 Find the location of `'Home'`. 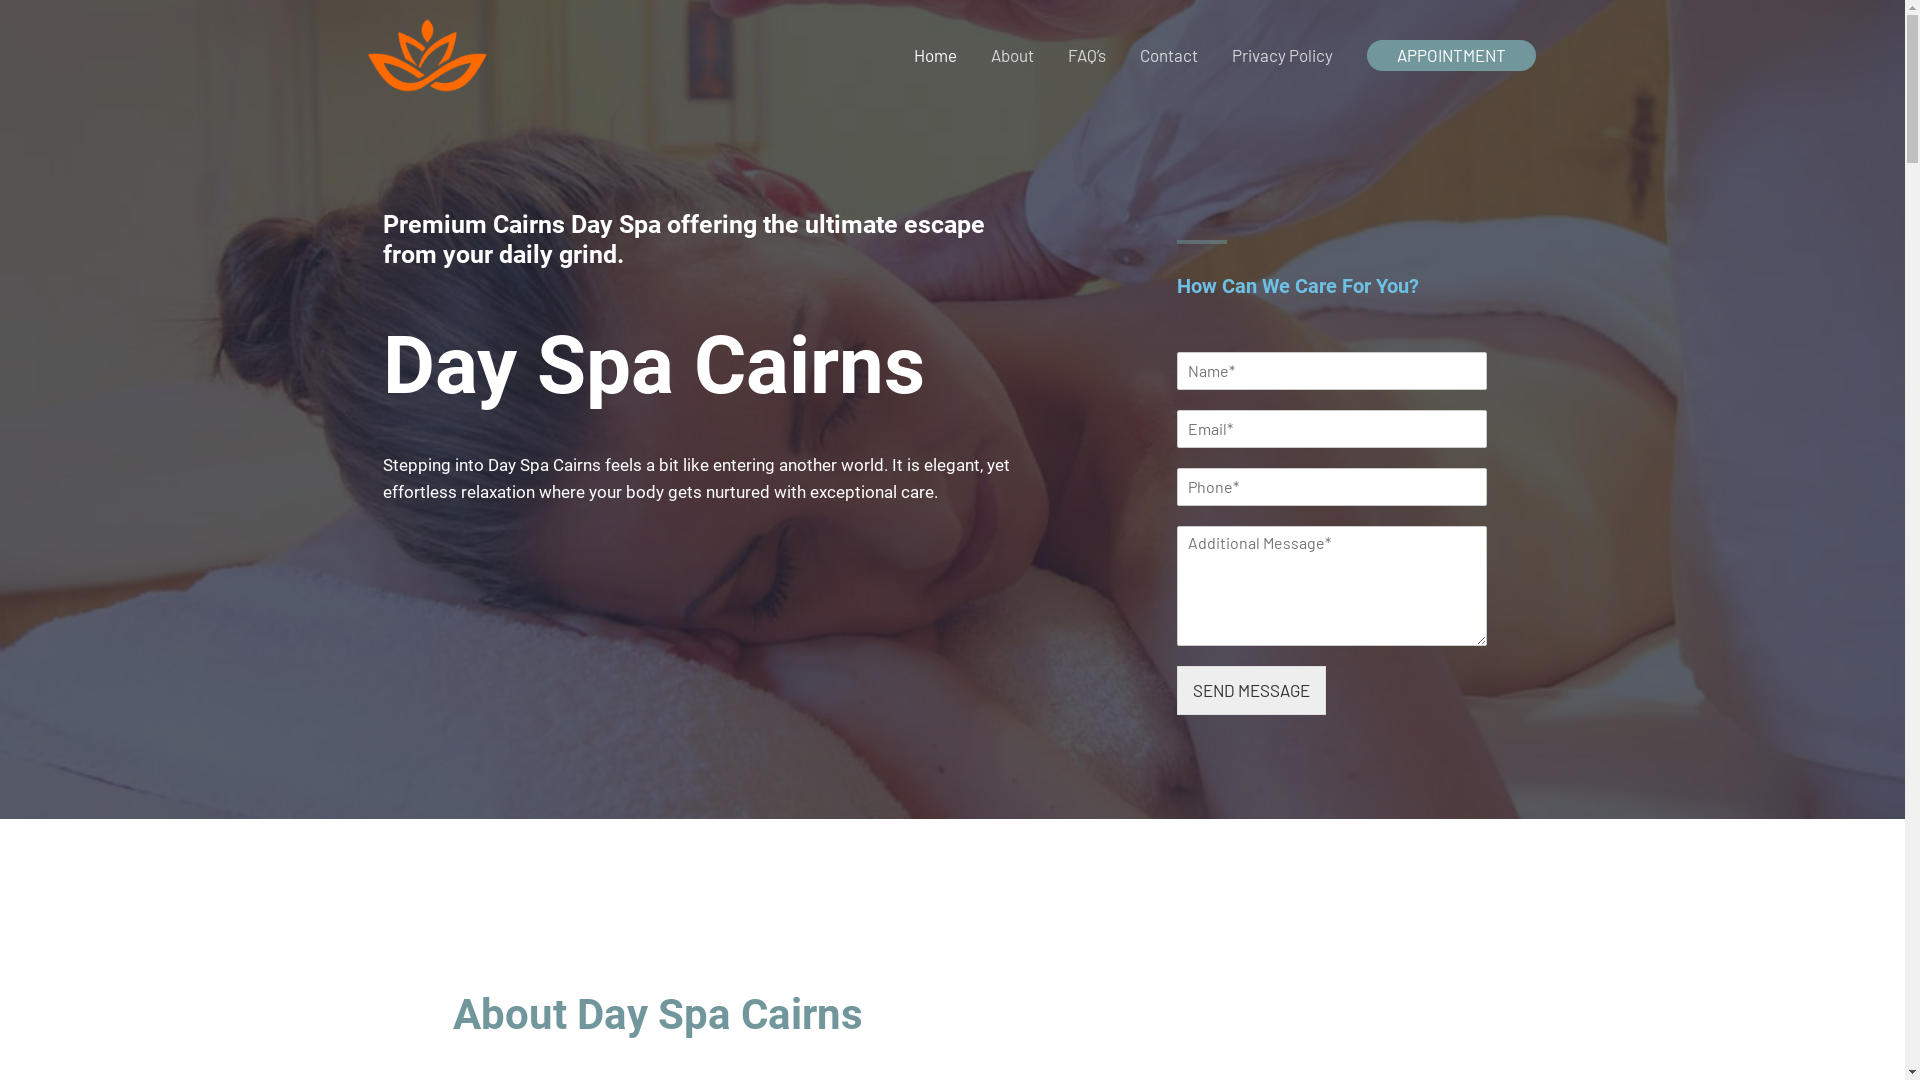

'Home' is located at coordinates (895, 53).